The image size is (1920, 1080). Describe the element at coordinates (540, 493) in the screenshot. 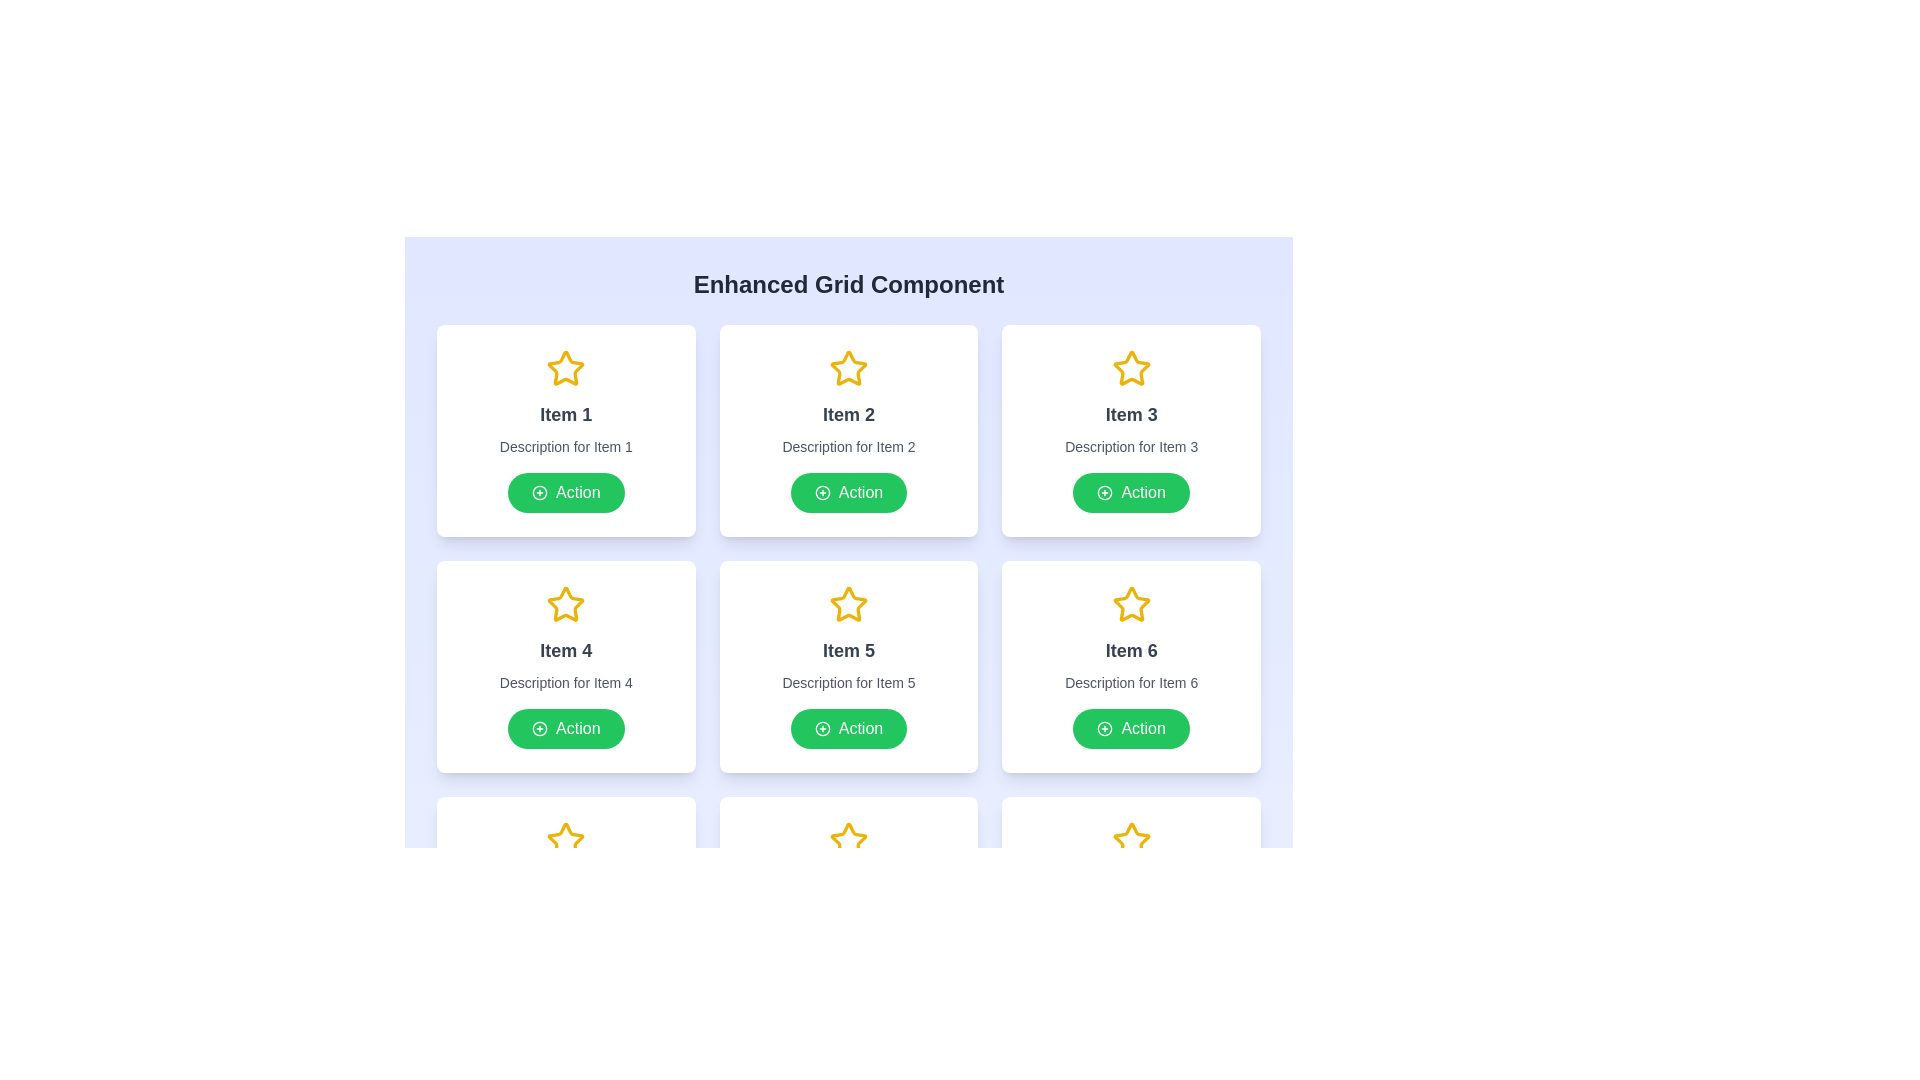

I see `the green circular 'plus' icon located in the middle section of the 'Action' button at the bottom of the 'Item 1' card` at that location.